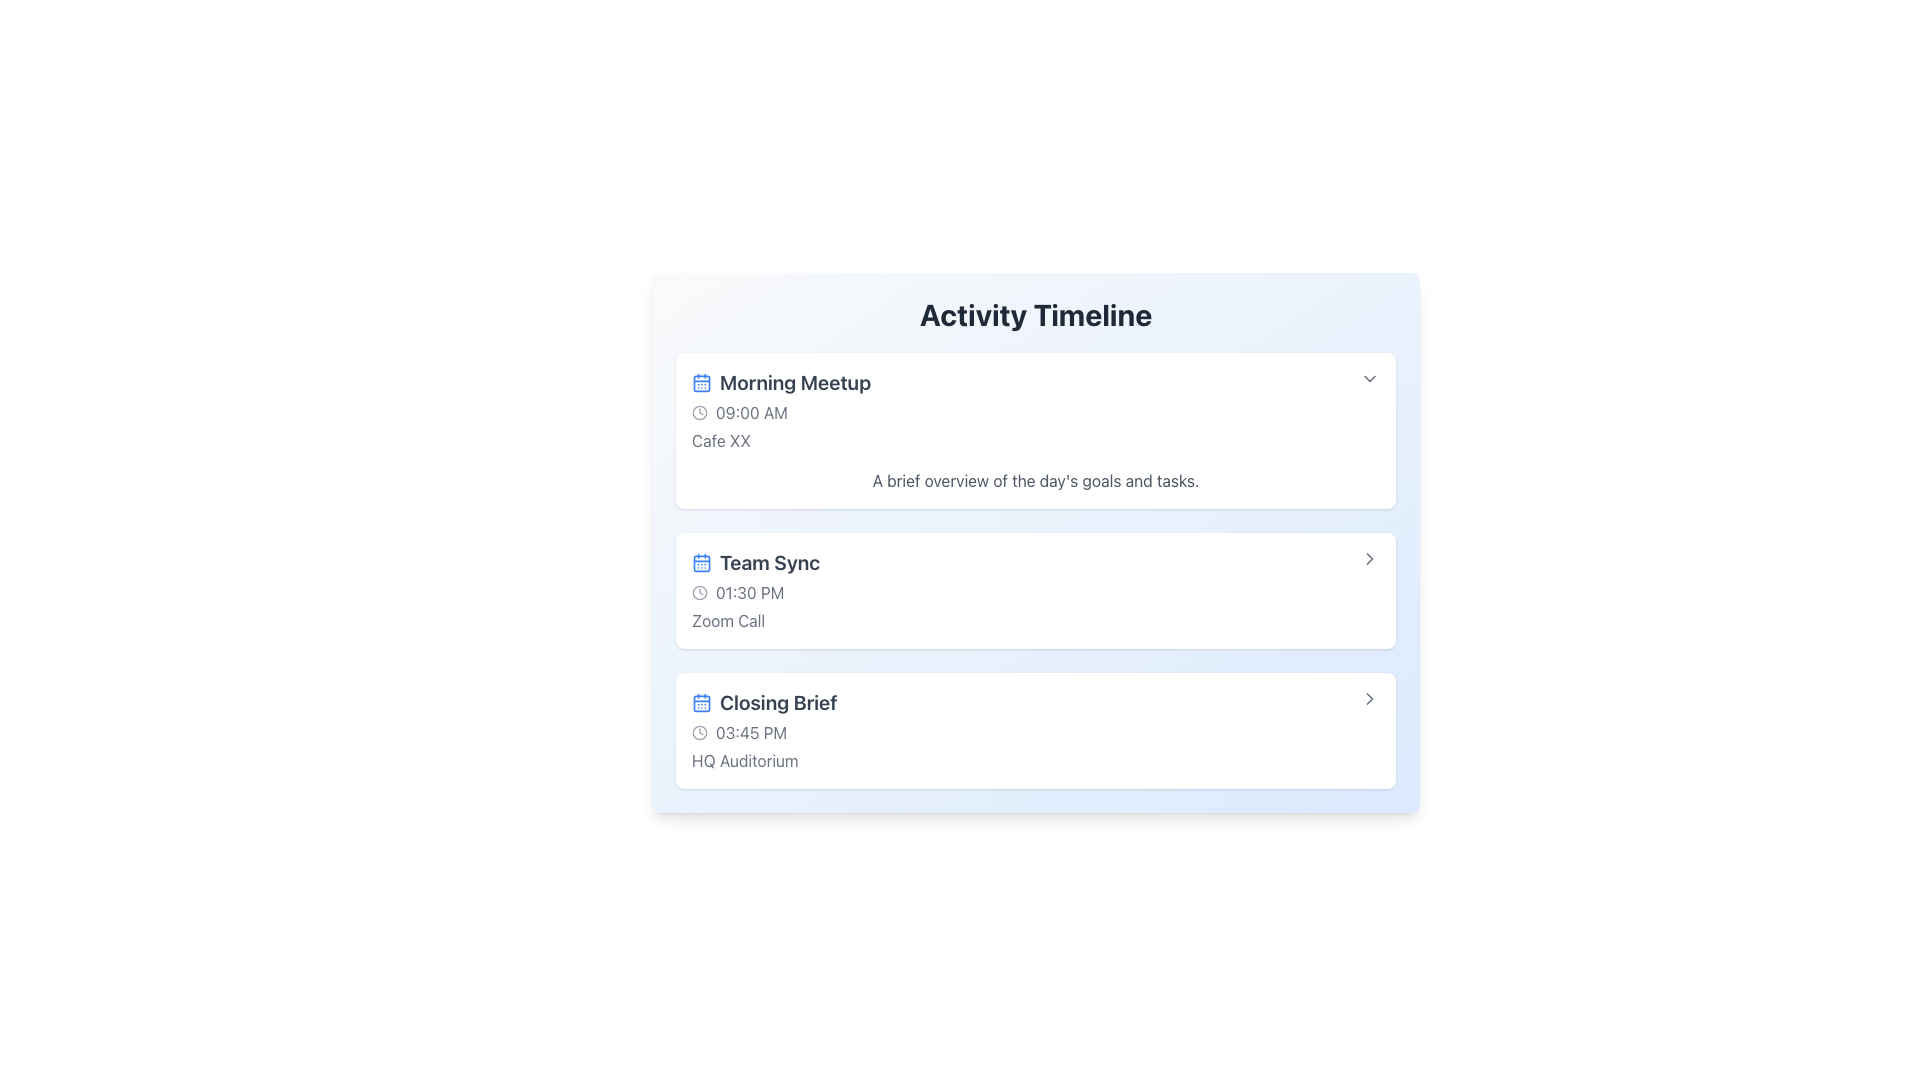  I want to click on the third entry in the 'Activity Timeline' section, so click(763, 731).